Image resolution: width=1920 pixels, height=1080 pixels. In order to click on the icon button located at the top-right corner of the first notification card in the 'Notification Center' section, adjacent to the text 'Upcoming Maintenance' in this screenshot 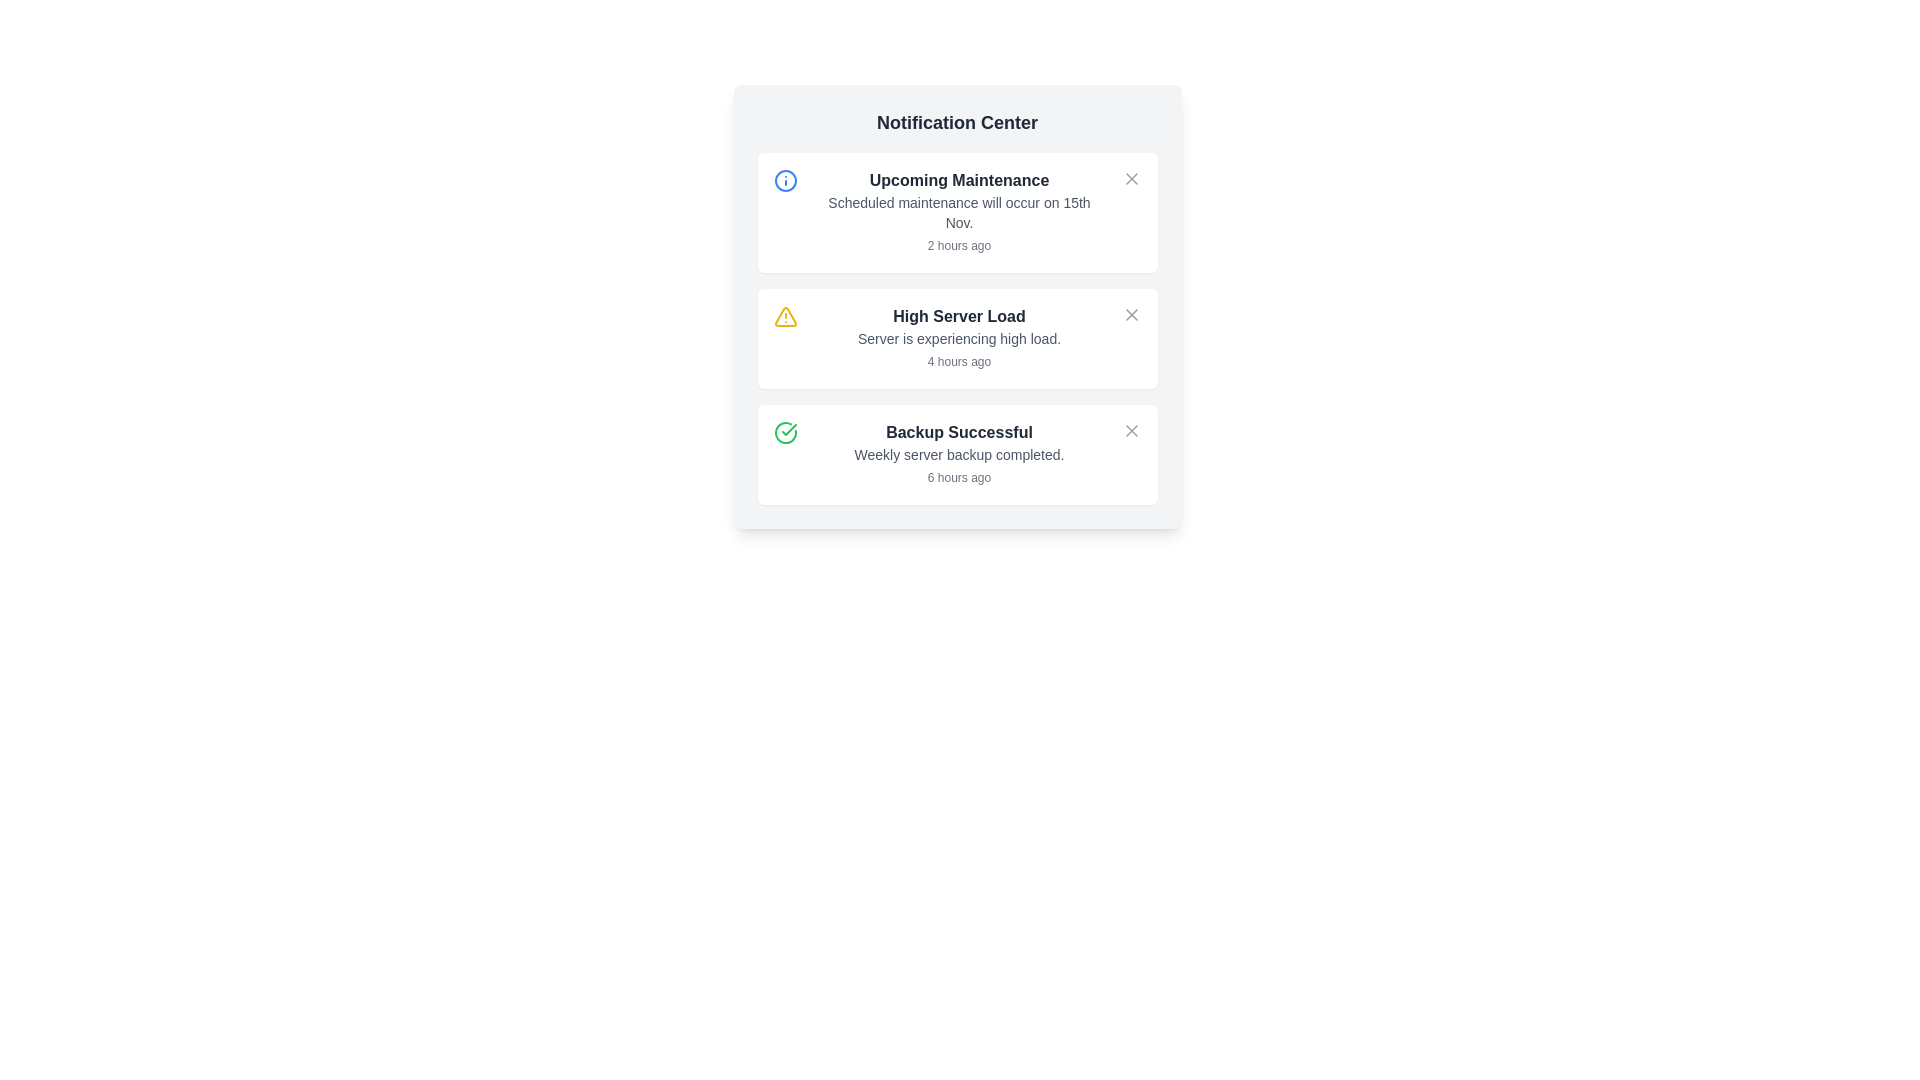, I will do `click(1131, 177)`.